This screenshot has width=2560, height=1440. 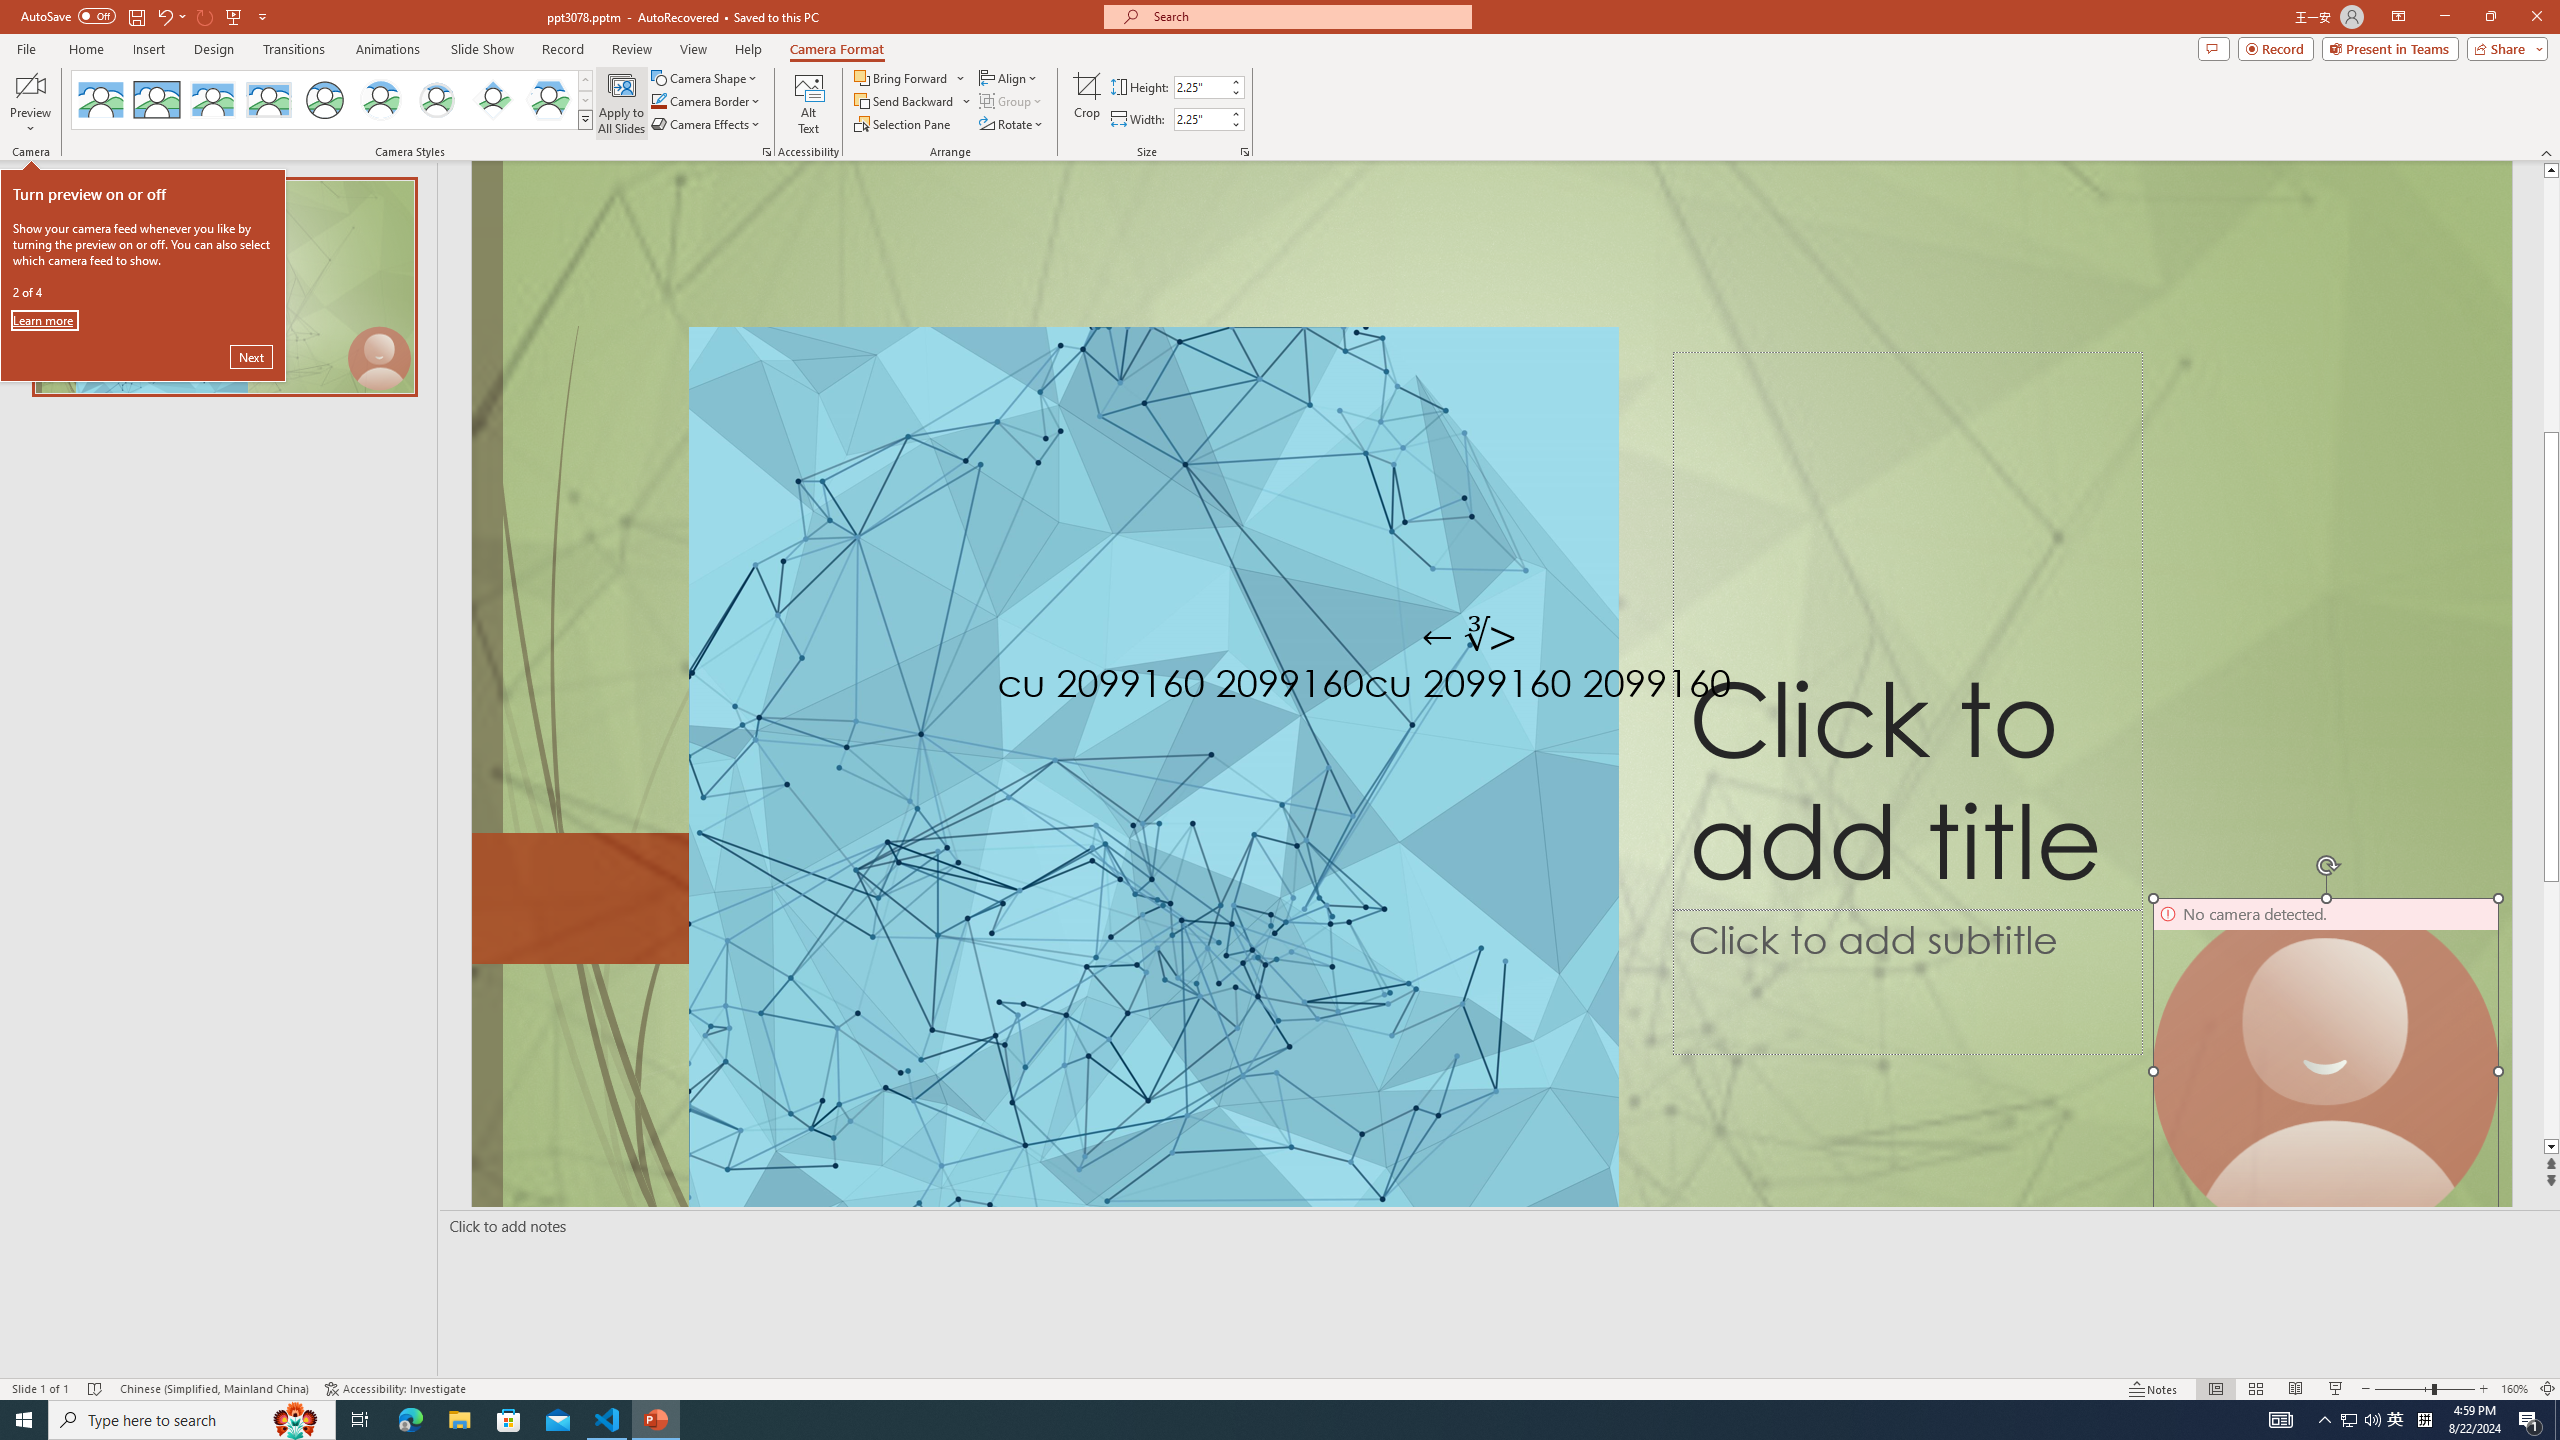 What do you see at coordinates (1085, 103) in the screenshot?
I see `'Crop'` at bounding box center [1085, 103].